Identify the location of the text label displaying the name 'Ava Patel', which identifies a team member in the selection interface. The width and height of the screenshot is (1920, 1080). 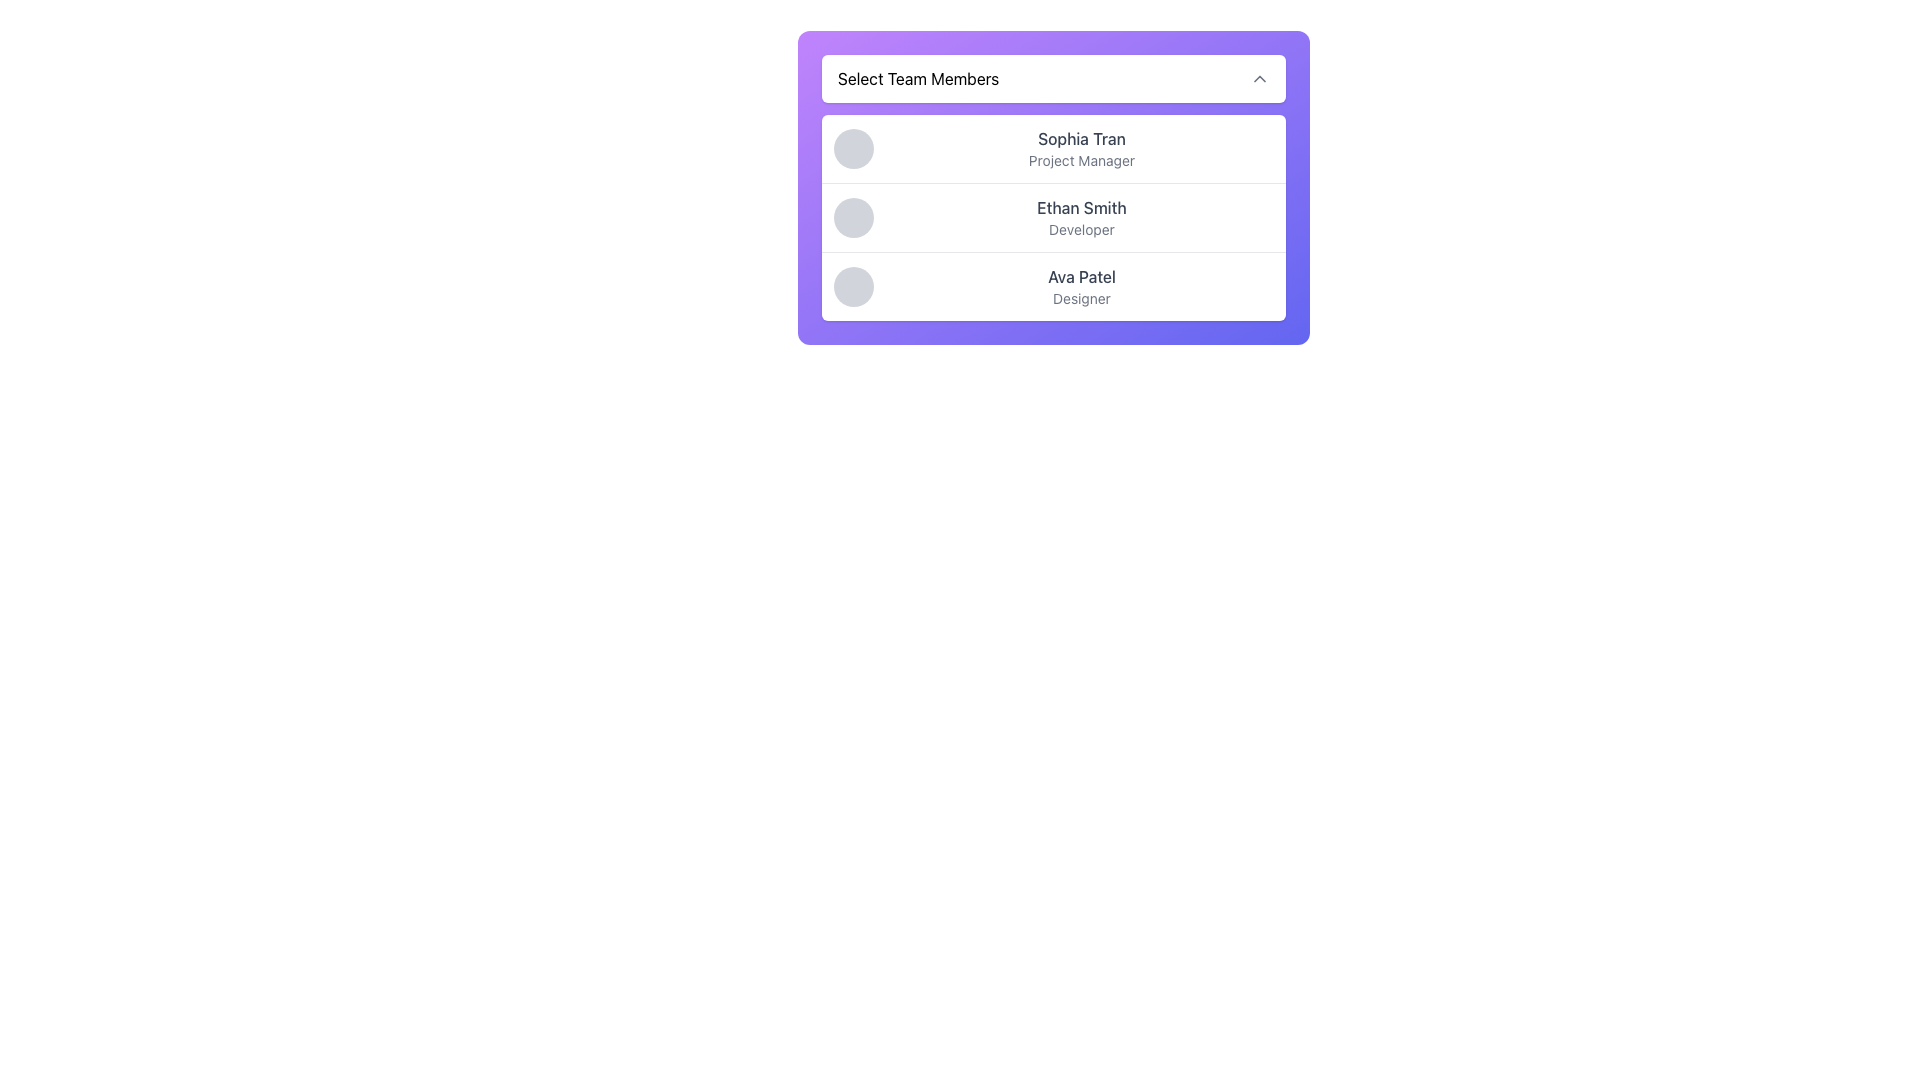
(1080, 277).